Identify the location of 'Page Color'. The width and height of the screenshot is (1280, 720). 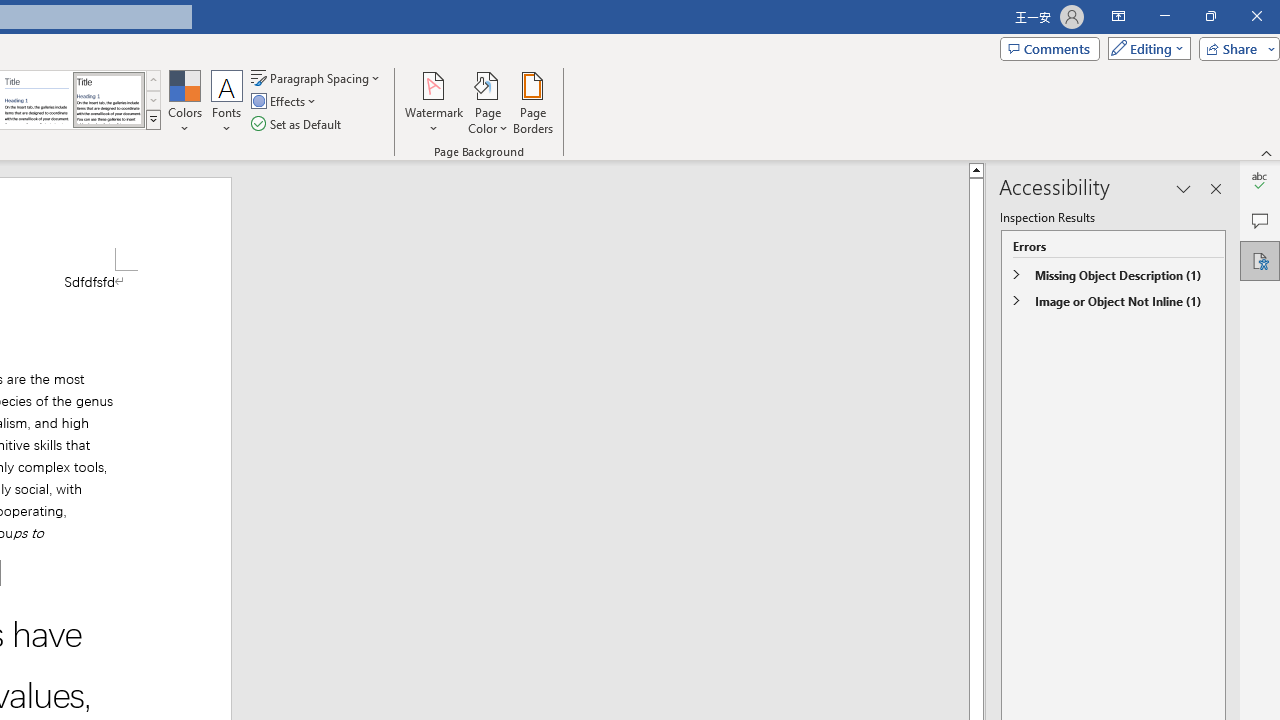
(488, 103).